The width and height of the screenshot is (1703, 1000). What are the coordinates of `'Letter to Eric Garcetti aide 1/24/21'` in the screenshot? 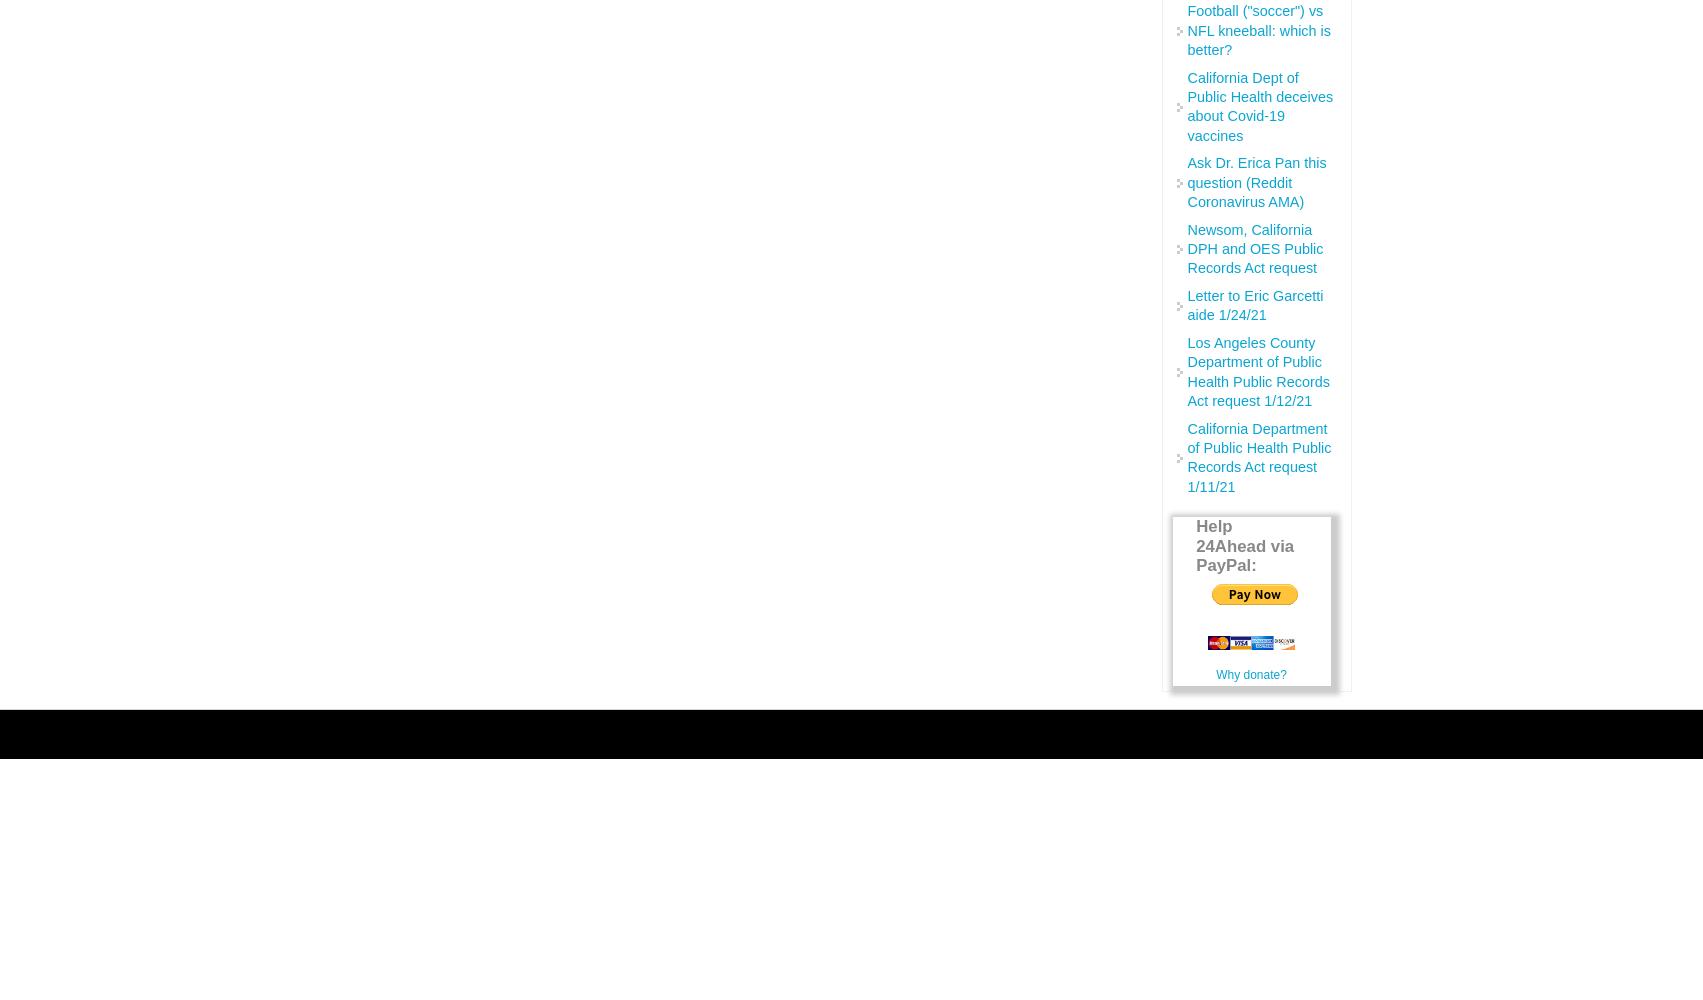 It's located at (1253, 305).